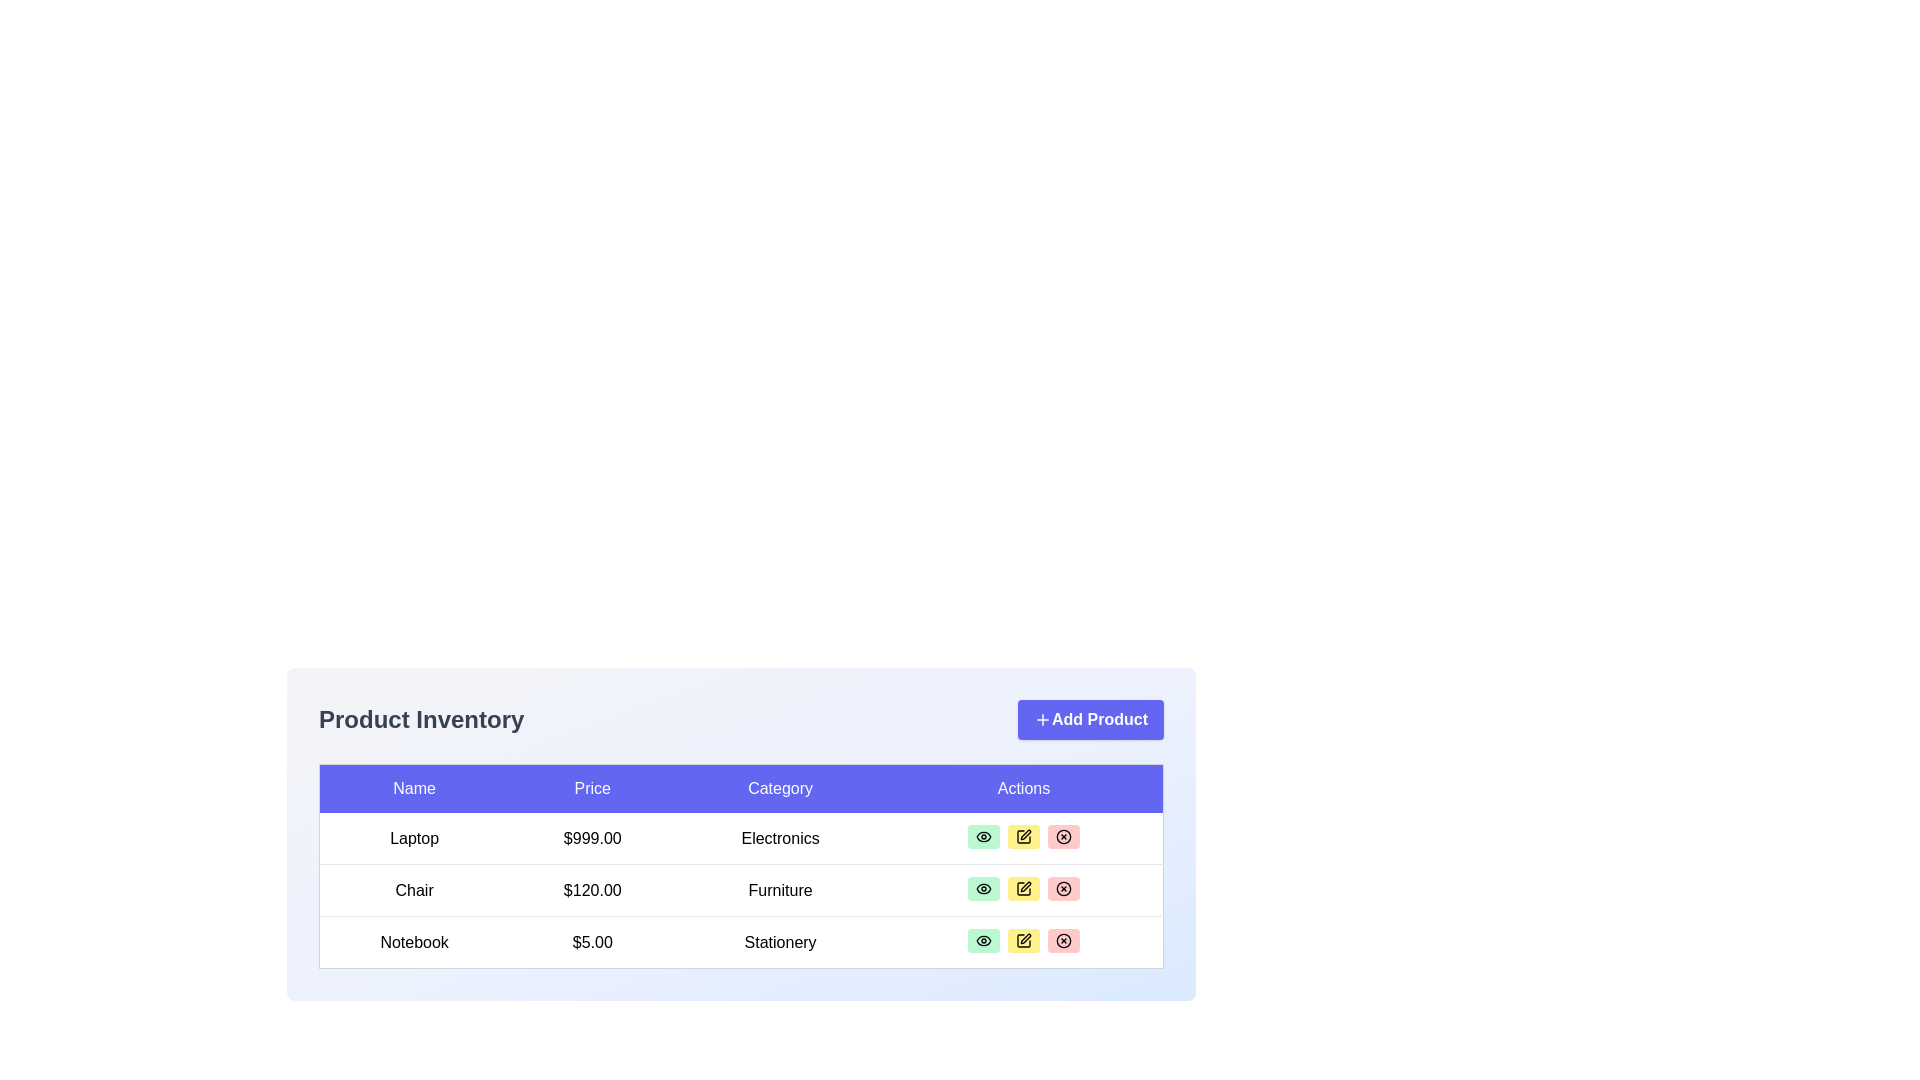  What do you see at coordinates (1024, 889) in the screenshot?
I see `the 'Edit' button located in the 'Actions' column for the 'Chair' product` at bounding box center [1024, 889].